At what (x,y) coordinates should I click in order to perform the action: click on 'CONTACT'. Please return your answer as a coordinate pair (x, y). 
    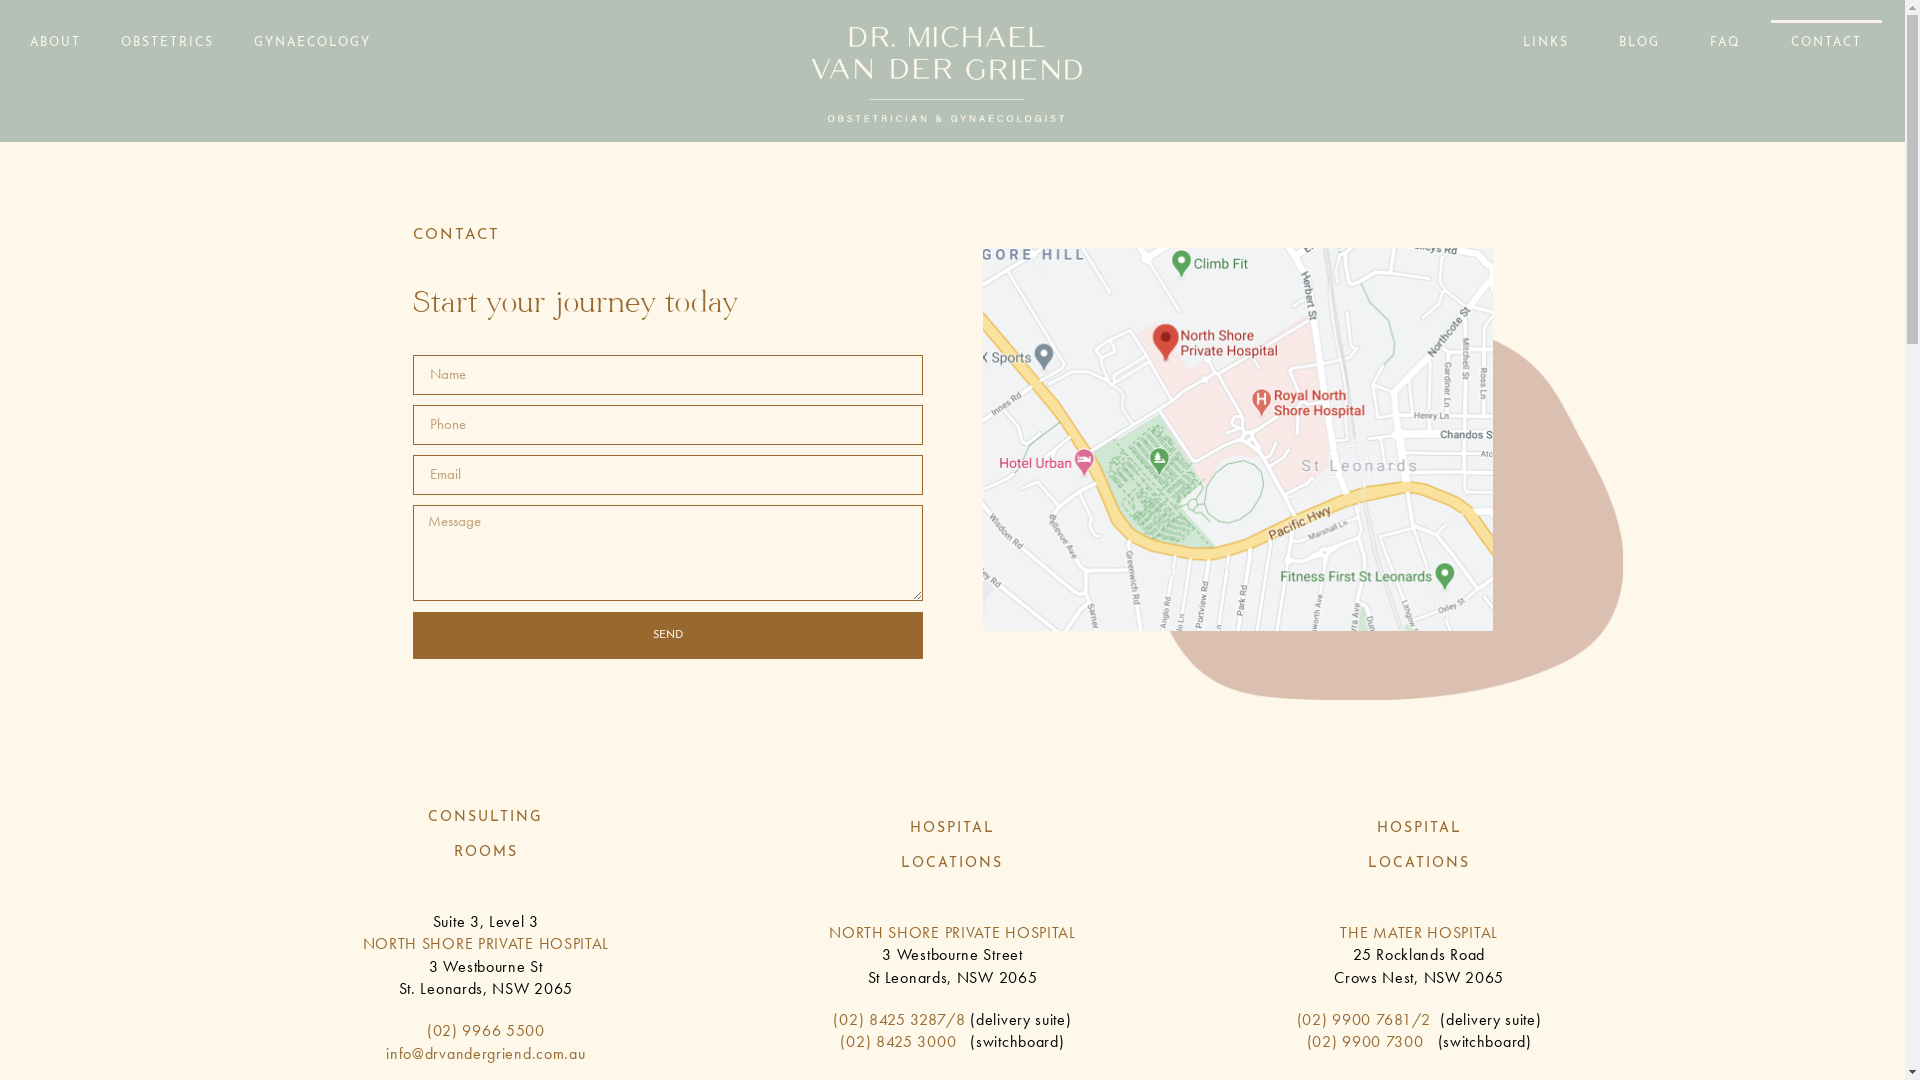
    Looking at the image, I should click on (1826, 42).